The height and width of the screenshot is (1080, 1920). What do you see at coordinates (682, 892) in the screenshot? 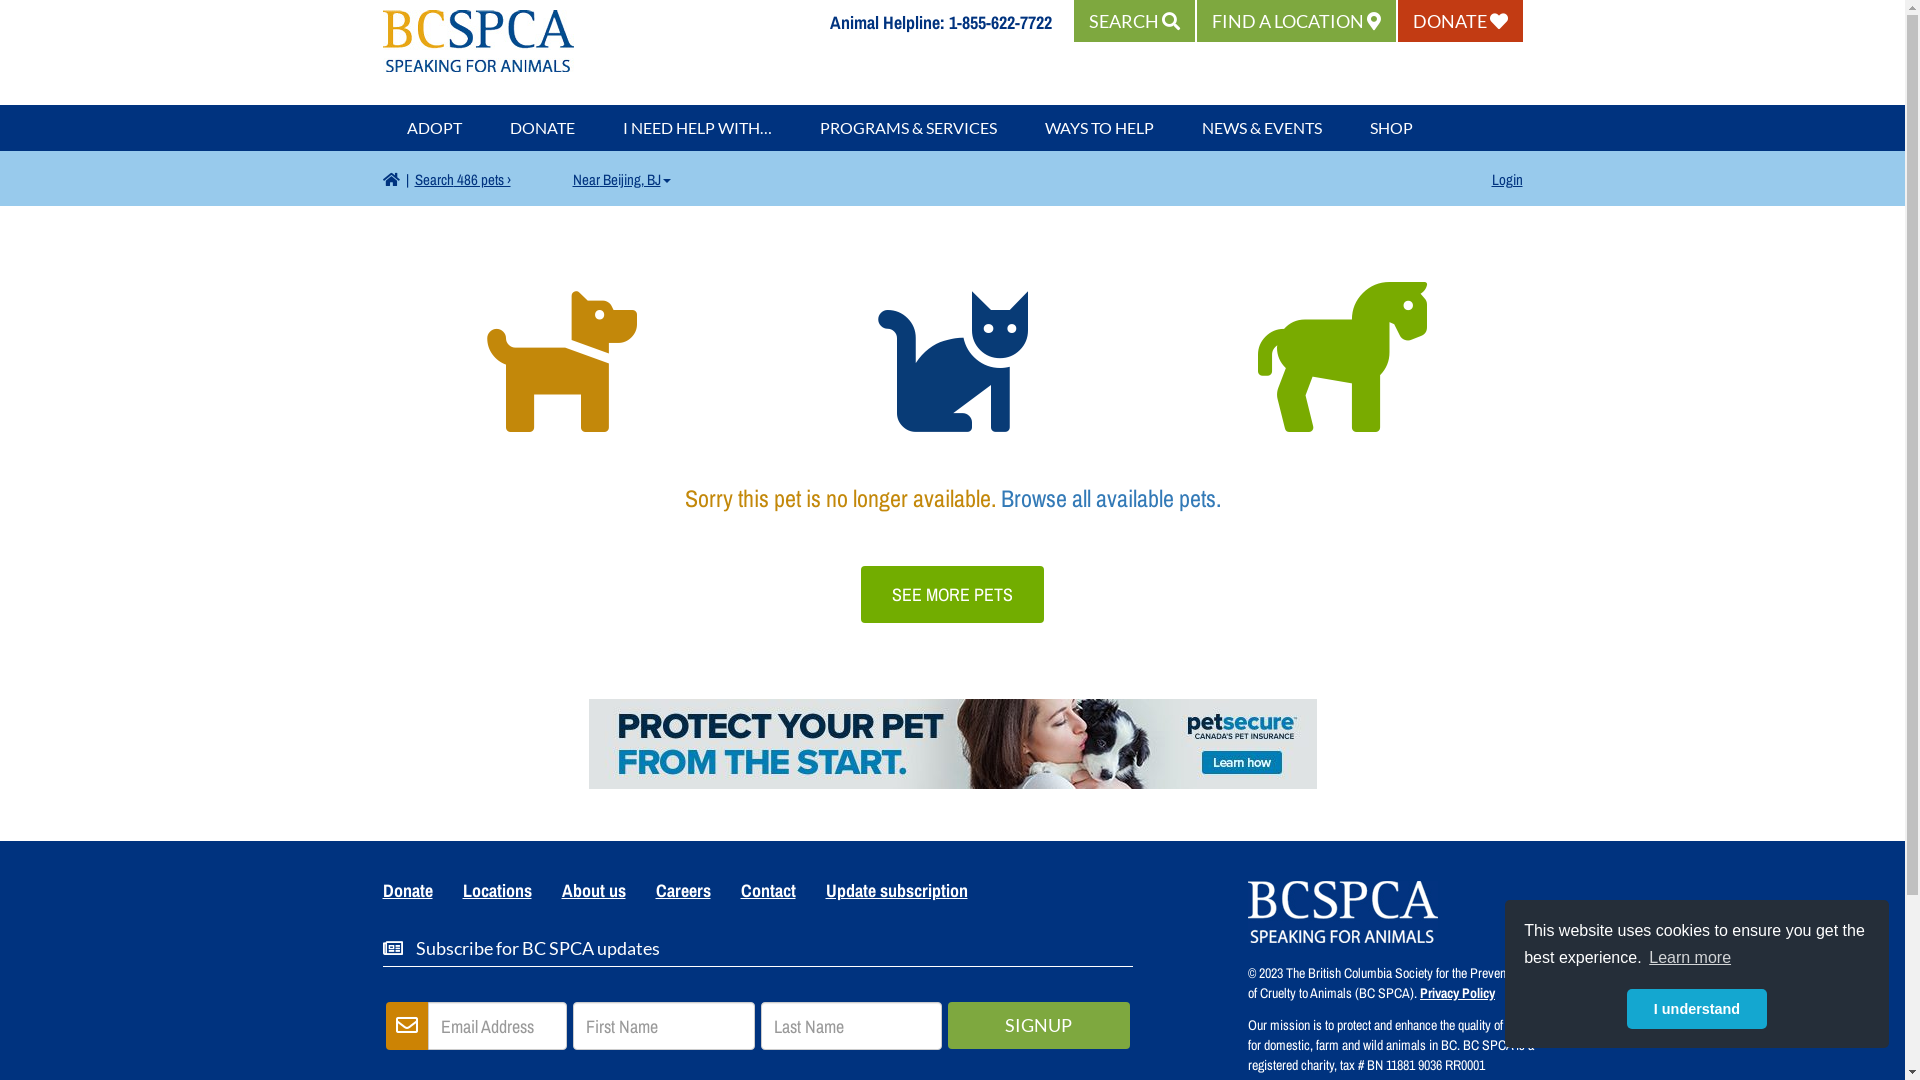
I see `'Careers'` at bounding box center [682, 892].